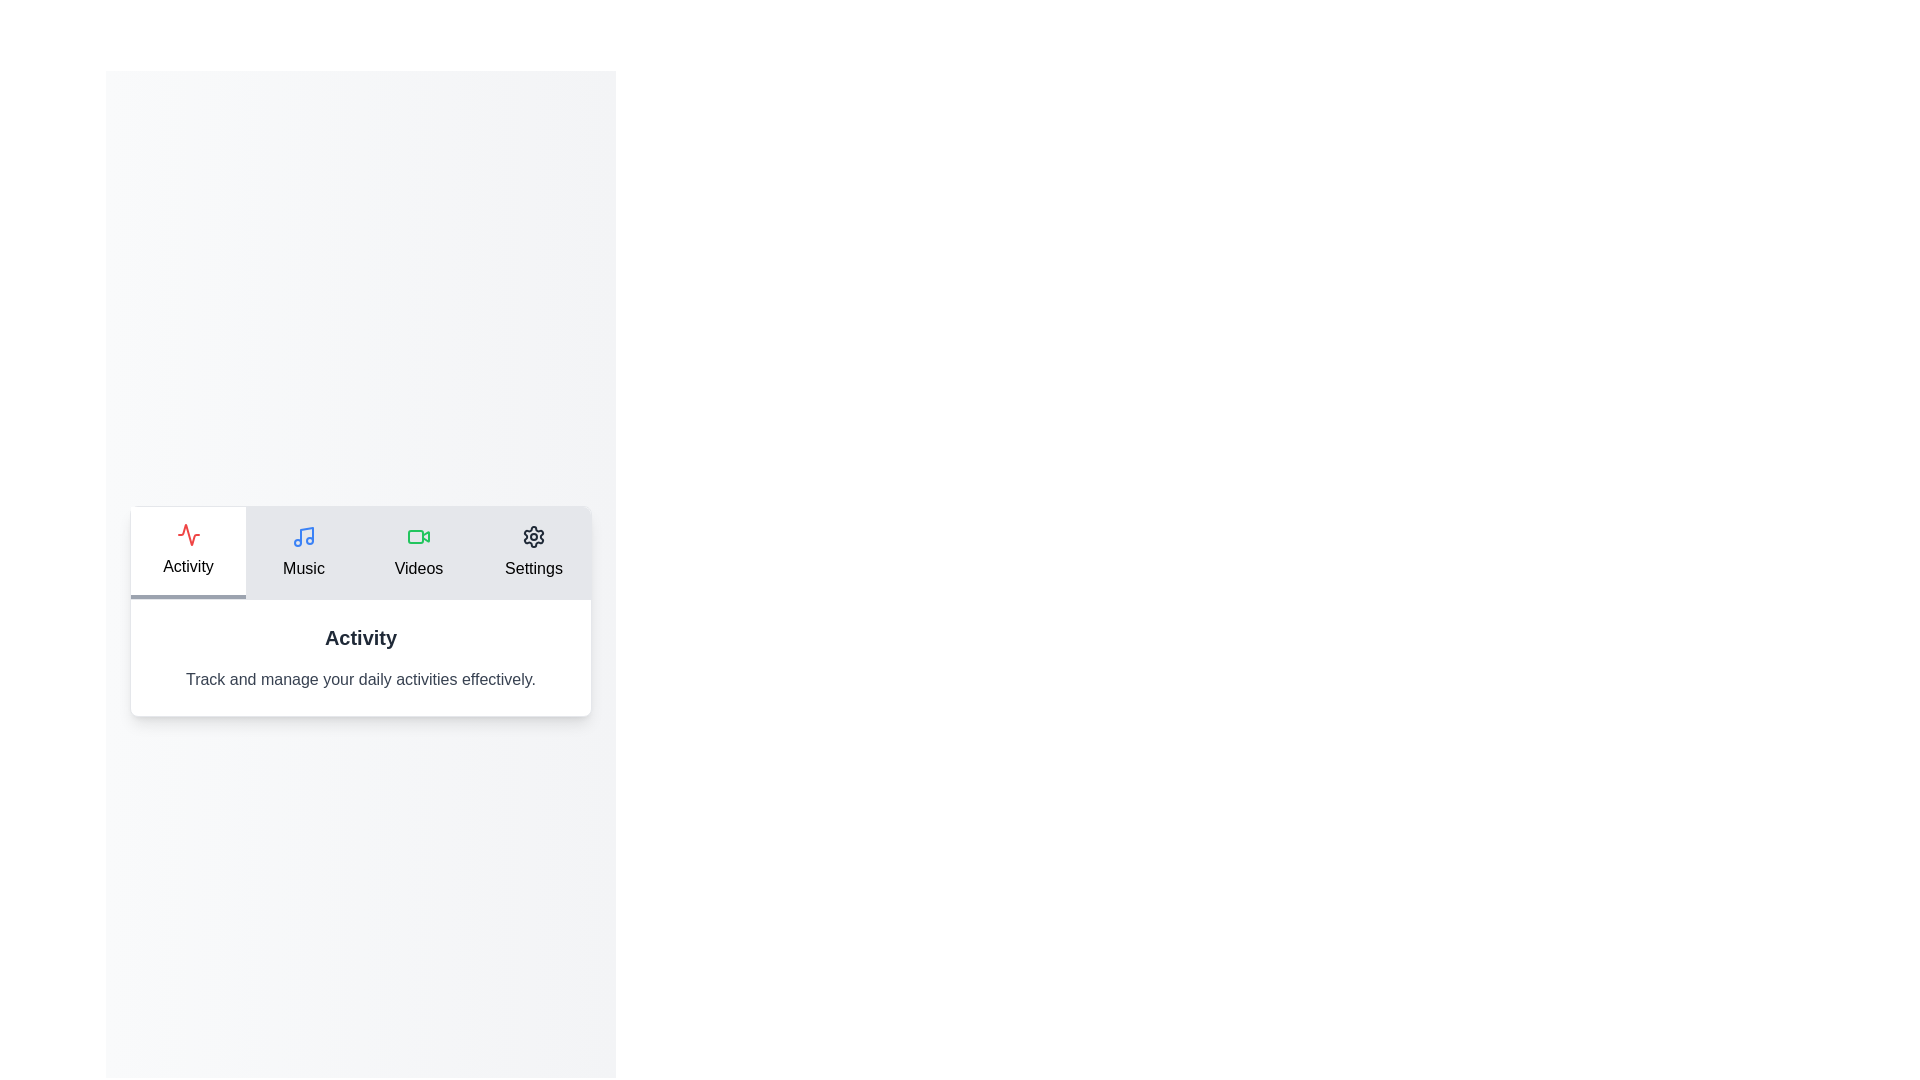  I want to click on the tab Videos to display its associated content, so click(417, 552).